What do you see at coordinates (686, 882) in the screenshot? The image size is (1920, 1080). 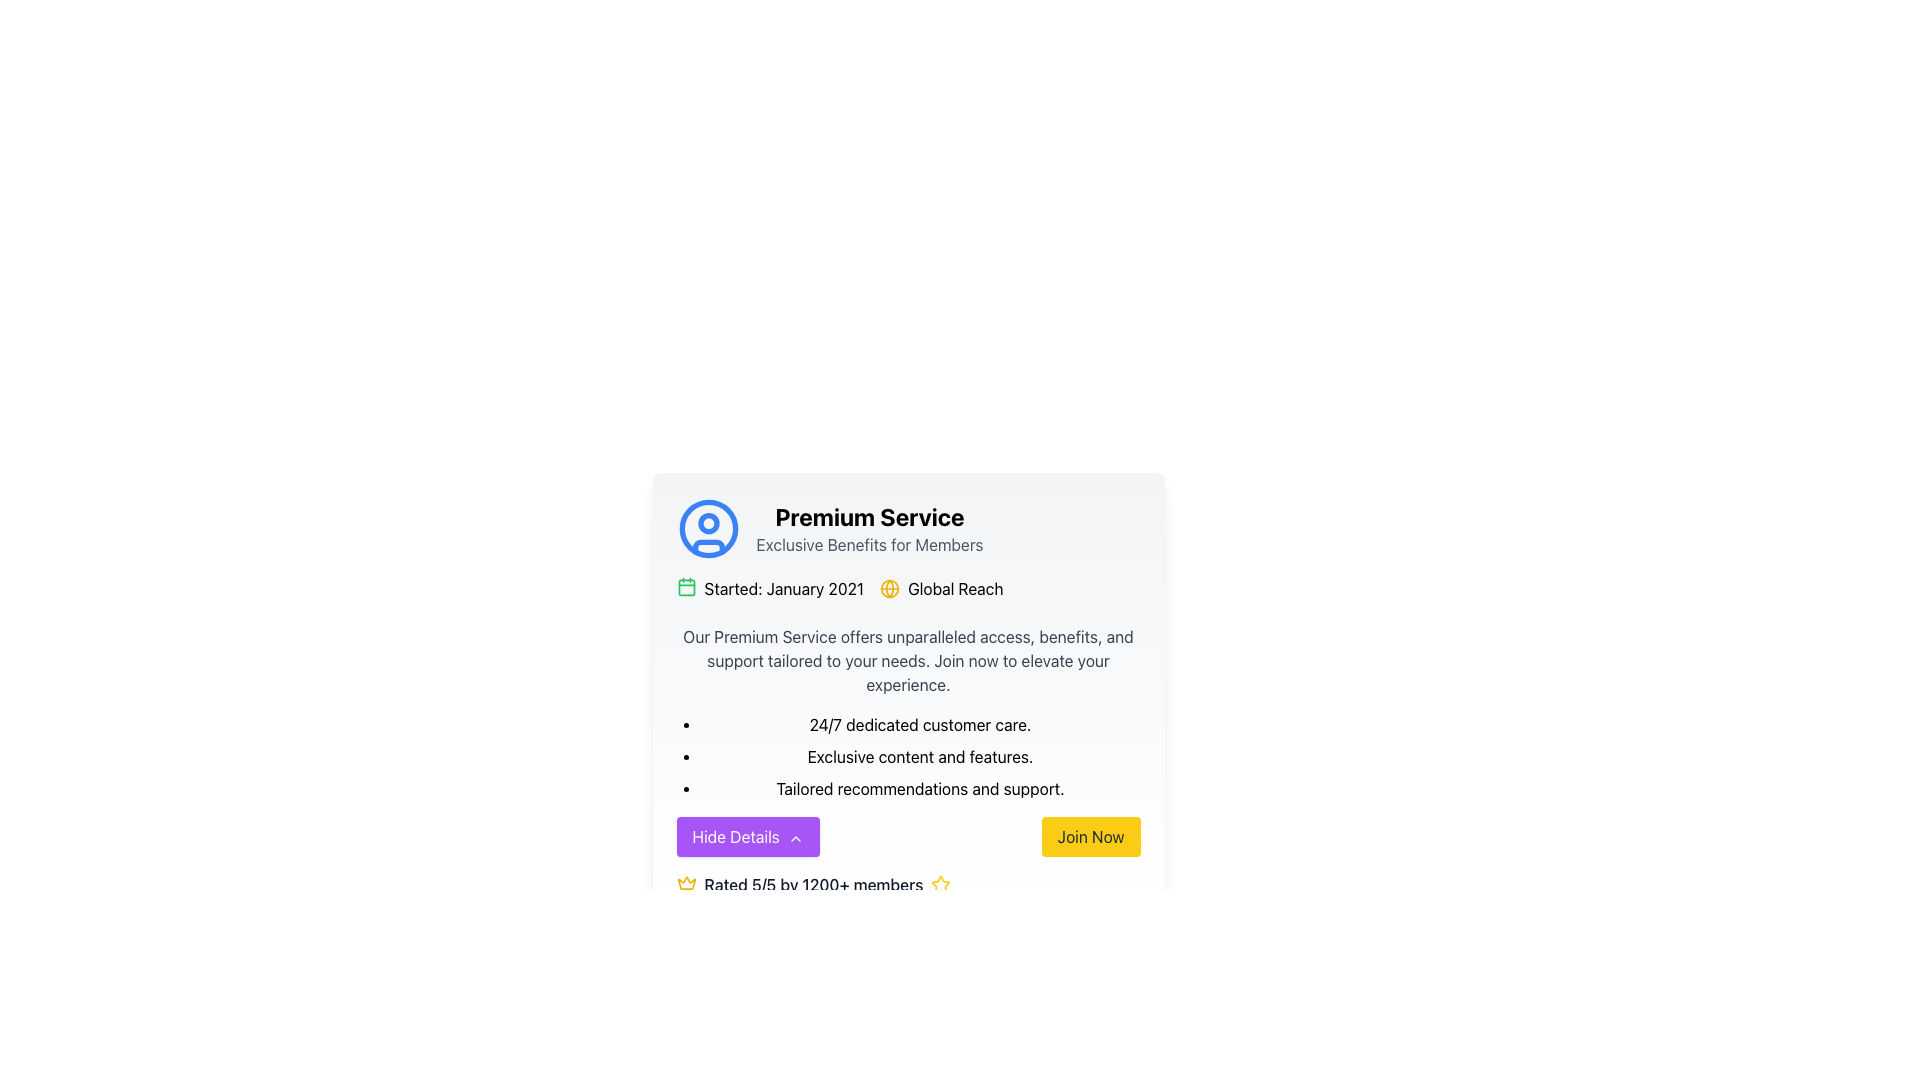 I see `the upper part of the crown icon in the 'Premium Service' card footer, which serves as a visual cue for premium status` at bounding box center [686, 882].